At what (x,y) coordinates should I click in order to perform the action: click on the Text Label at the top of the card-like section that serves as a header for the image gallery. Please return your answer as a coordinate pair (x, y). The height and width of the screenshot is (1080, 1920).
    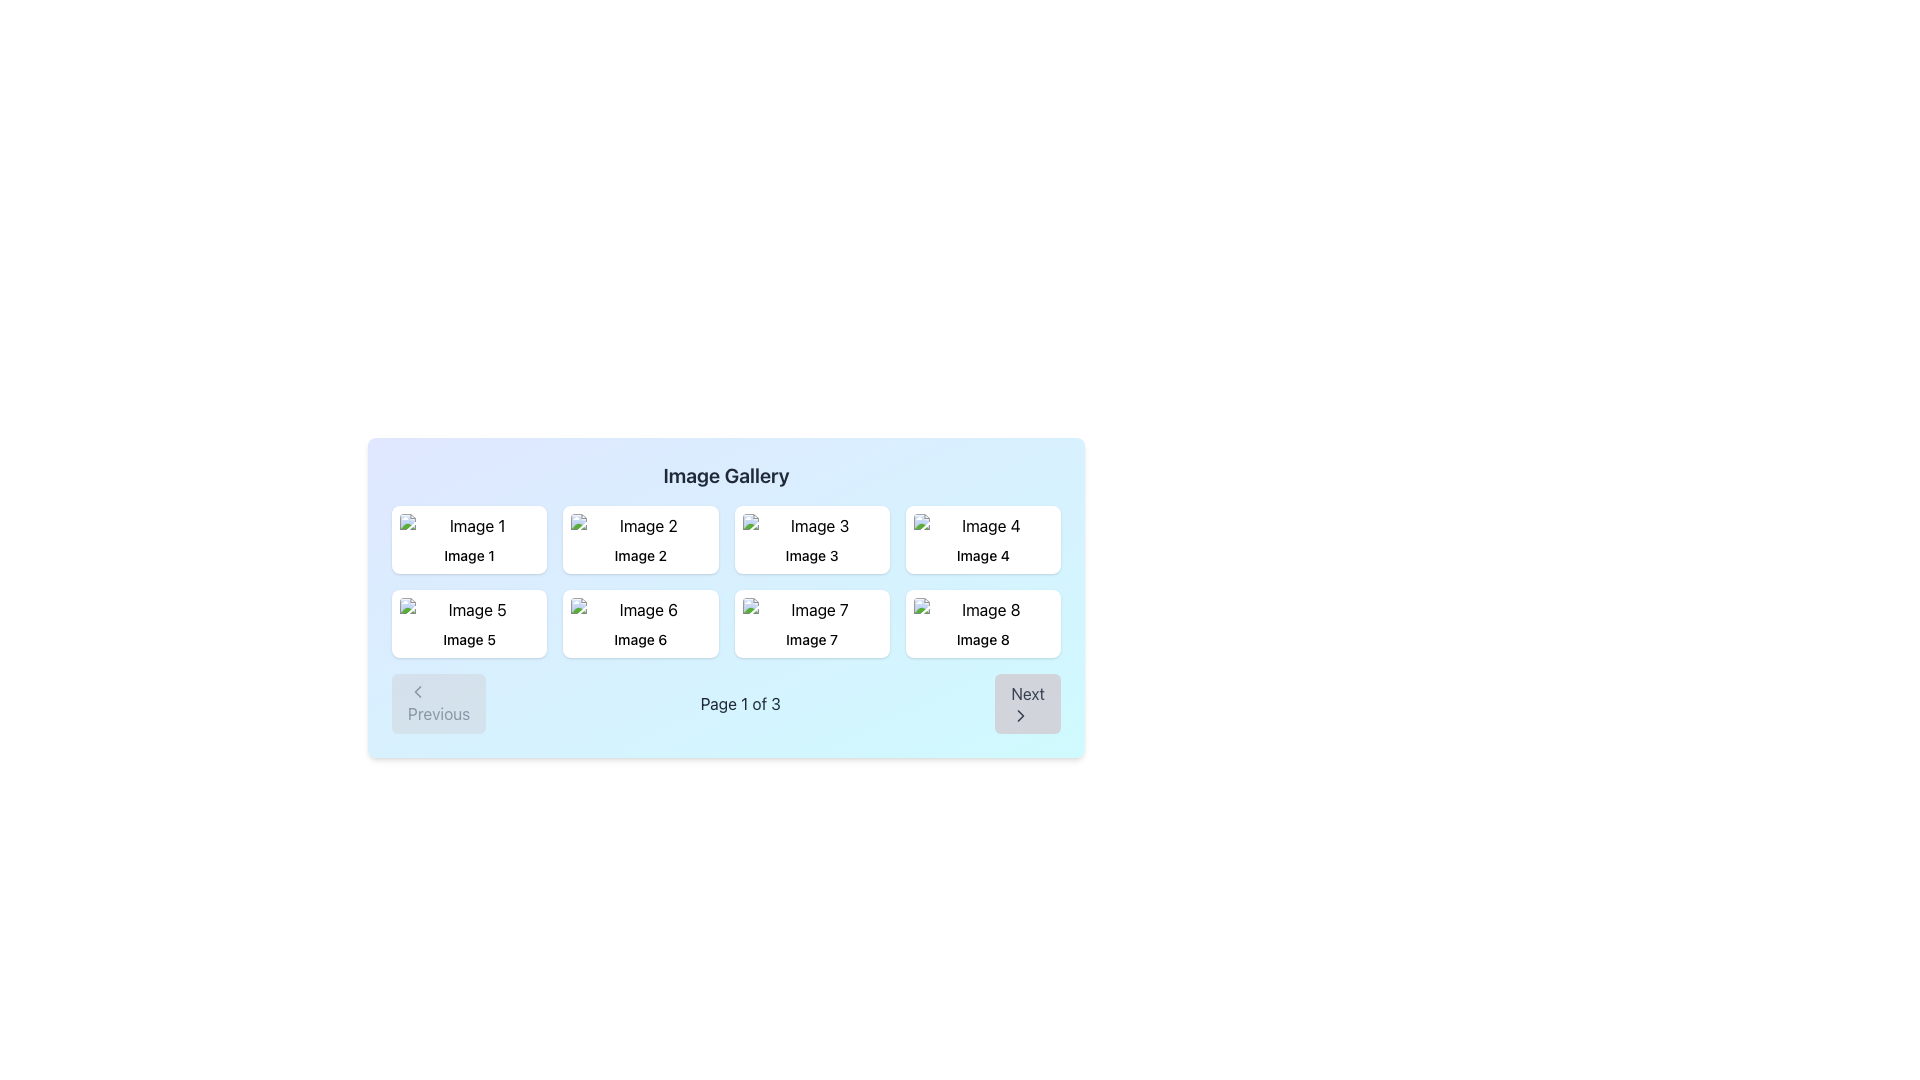
    Looking at the image, I should click on (725, 475).